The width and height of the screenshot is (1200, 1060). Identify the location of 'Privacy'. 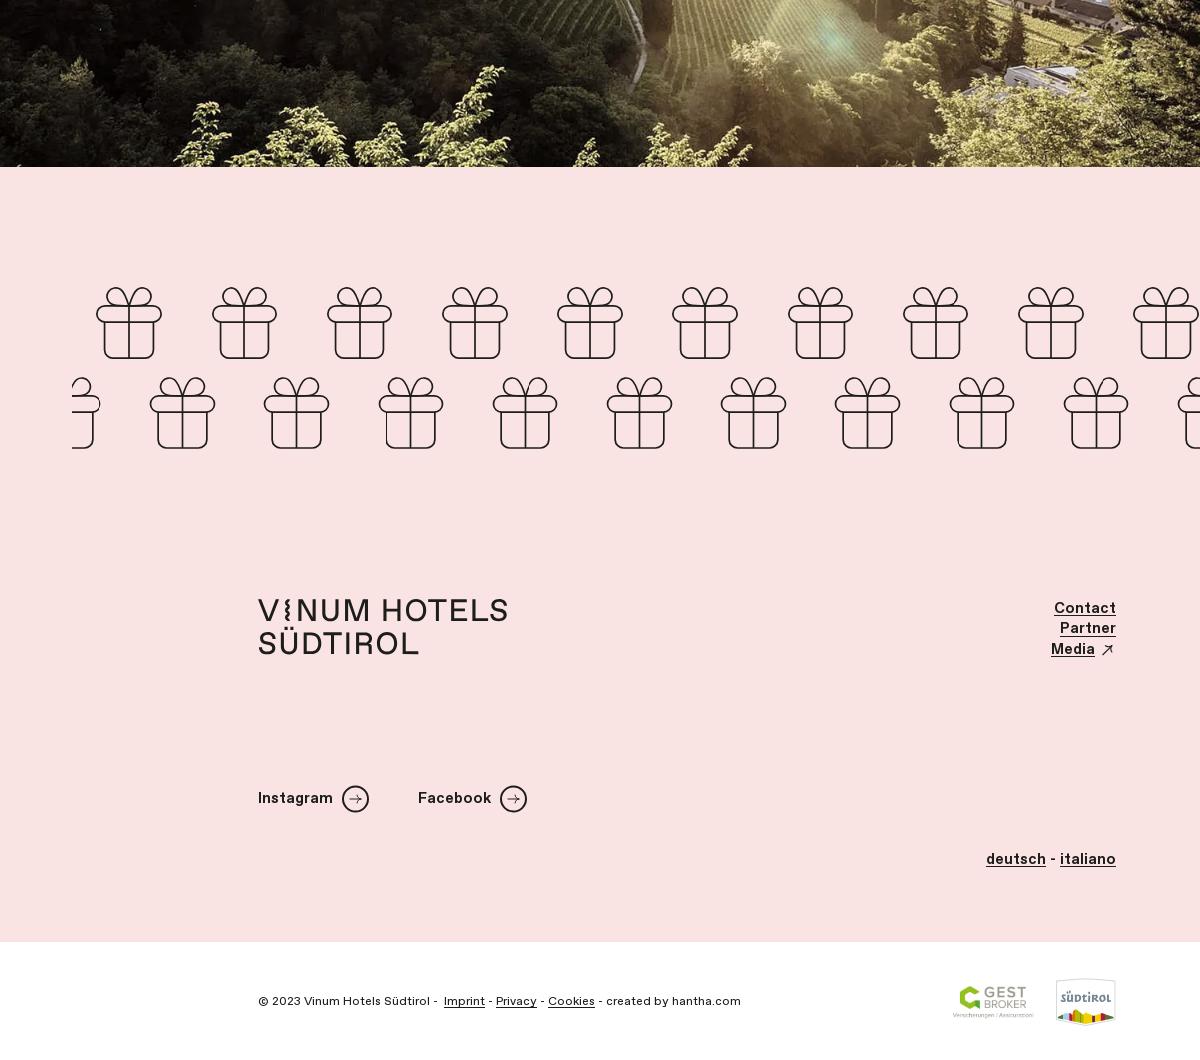
(515, 999).